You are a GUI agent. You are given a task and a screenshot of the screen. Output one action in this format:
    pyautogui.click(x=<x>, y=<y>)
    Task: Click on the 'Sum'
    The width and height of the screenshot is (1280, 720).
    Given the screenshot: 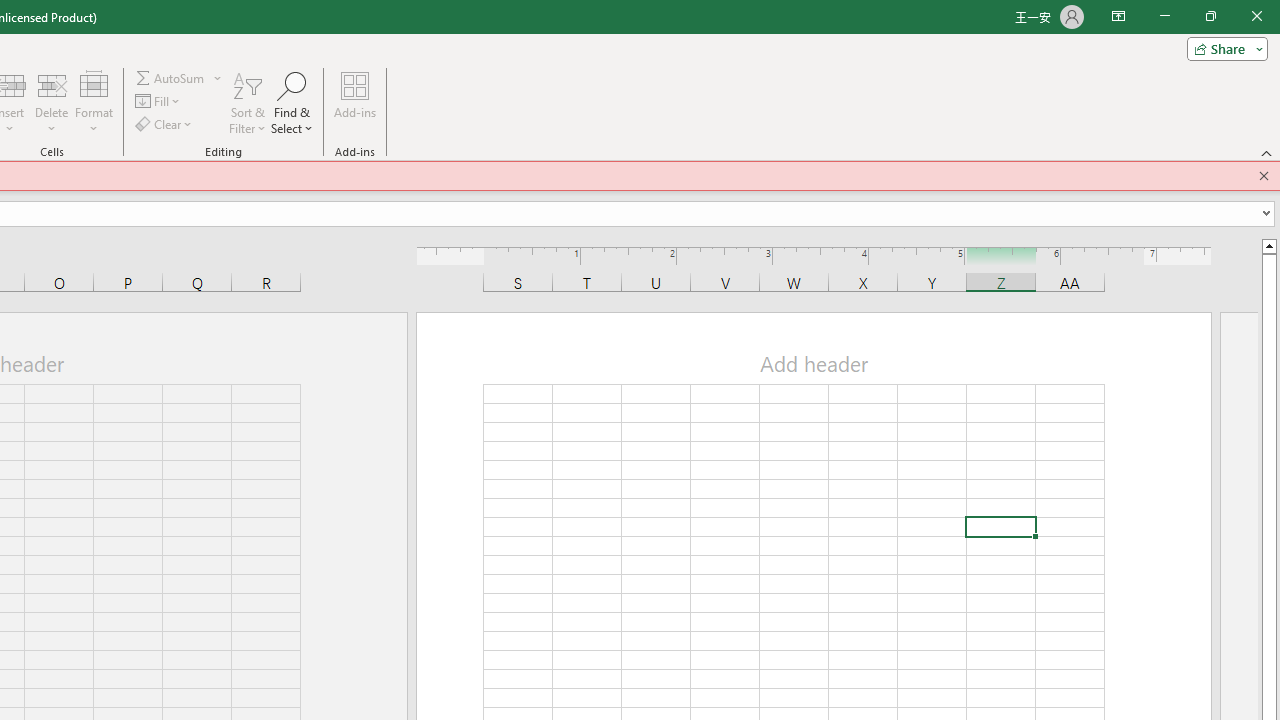 What is the action you would take?
    pyautogui.click(x=171, y=77)
    